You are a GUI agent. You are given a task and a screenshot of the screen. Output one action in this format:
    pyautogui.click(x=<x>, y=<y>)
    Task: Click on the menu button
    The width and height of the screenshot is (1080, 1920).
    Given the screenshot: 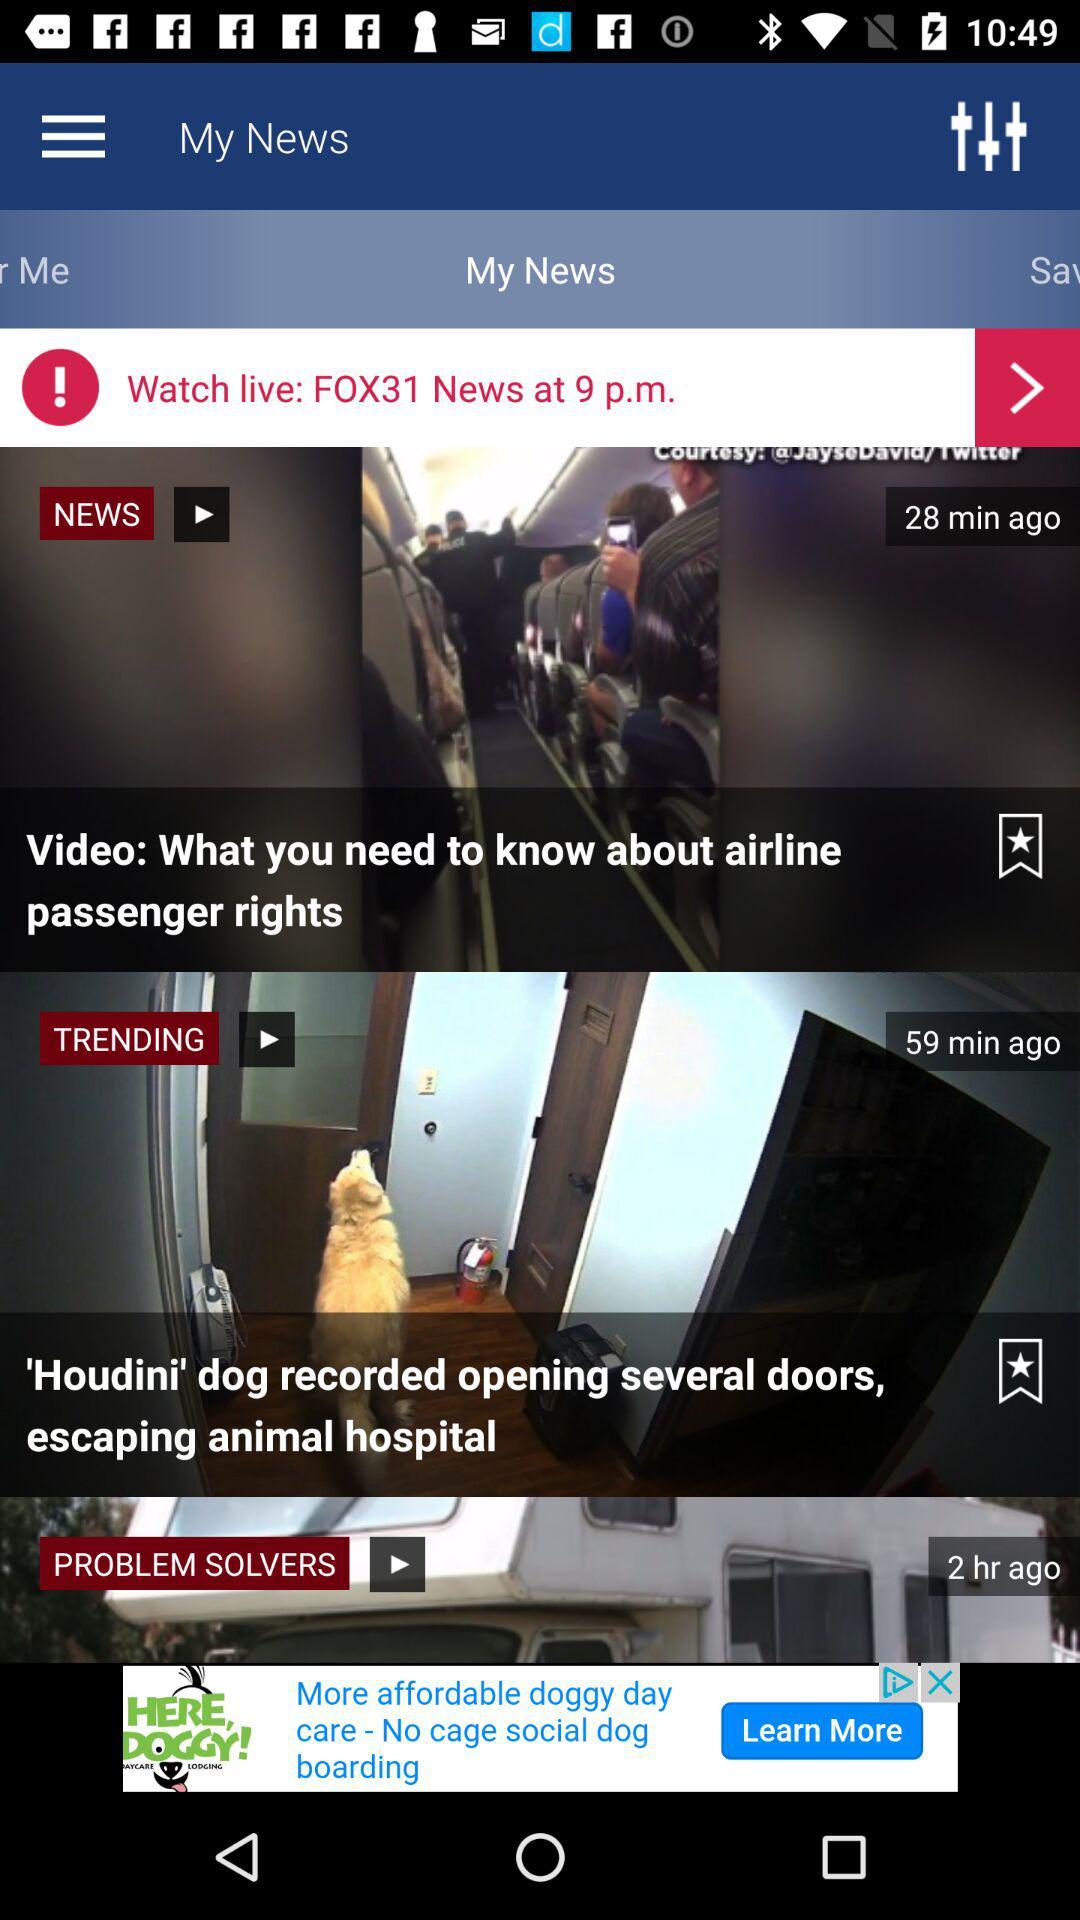 What is the action you would take?
    pyautogui.click(x=987, y=135)
    